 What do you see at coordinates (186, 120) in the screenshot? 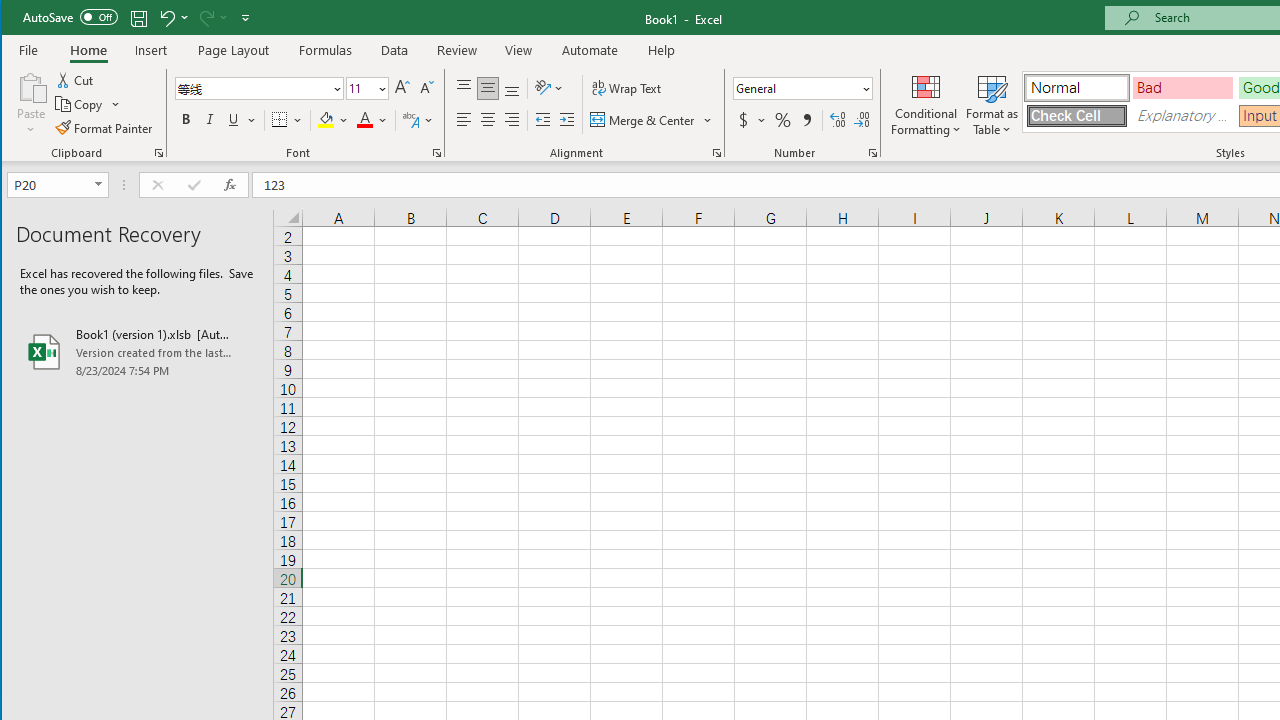
I see `'Bold'` at bounding box center [186, 120].